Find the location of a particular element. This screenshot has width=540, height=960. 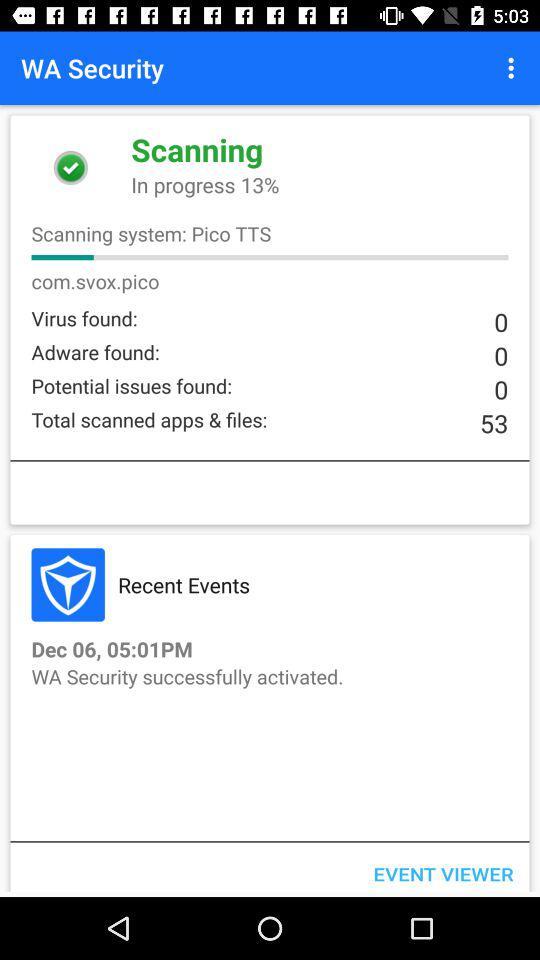

the item to the right of the wa security item is located at coordinates (513, 68).